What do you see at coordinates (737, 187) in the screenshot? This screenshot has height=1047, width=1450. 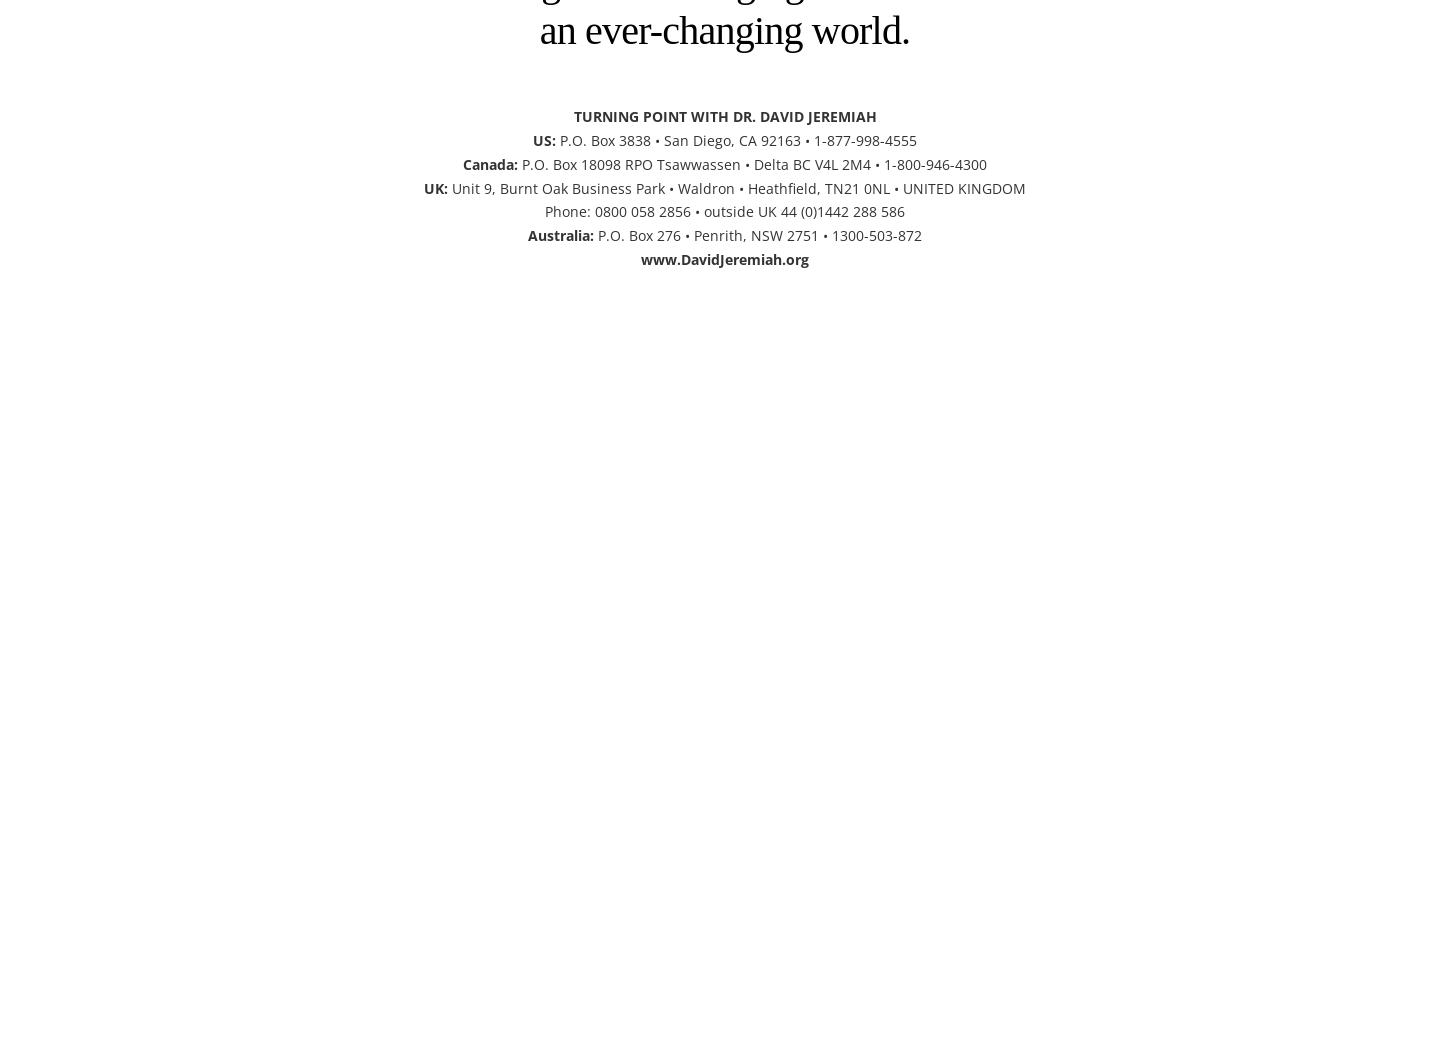 I see `'Unit 9, Burnt Oak Business Park • Waldron • Heathfield, TN21 0NL • UNITED KINGDOM'` at bounding box center [737, 187].